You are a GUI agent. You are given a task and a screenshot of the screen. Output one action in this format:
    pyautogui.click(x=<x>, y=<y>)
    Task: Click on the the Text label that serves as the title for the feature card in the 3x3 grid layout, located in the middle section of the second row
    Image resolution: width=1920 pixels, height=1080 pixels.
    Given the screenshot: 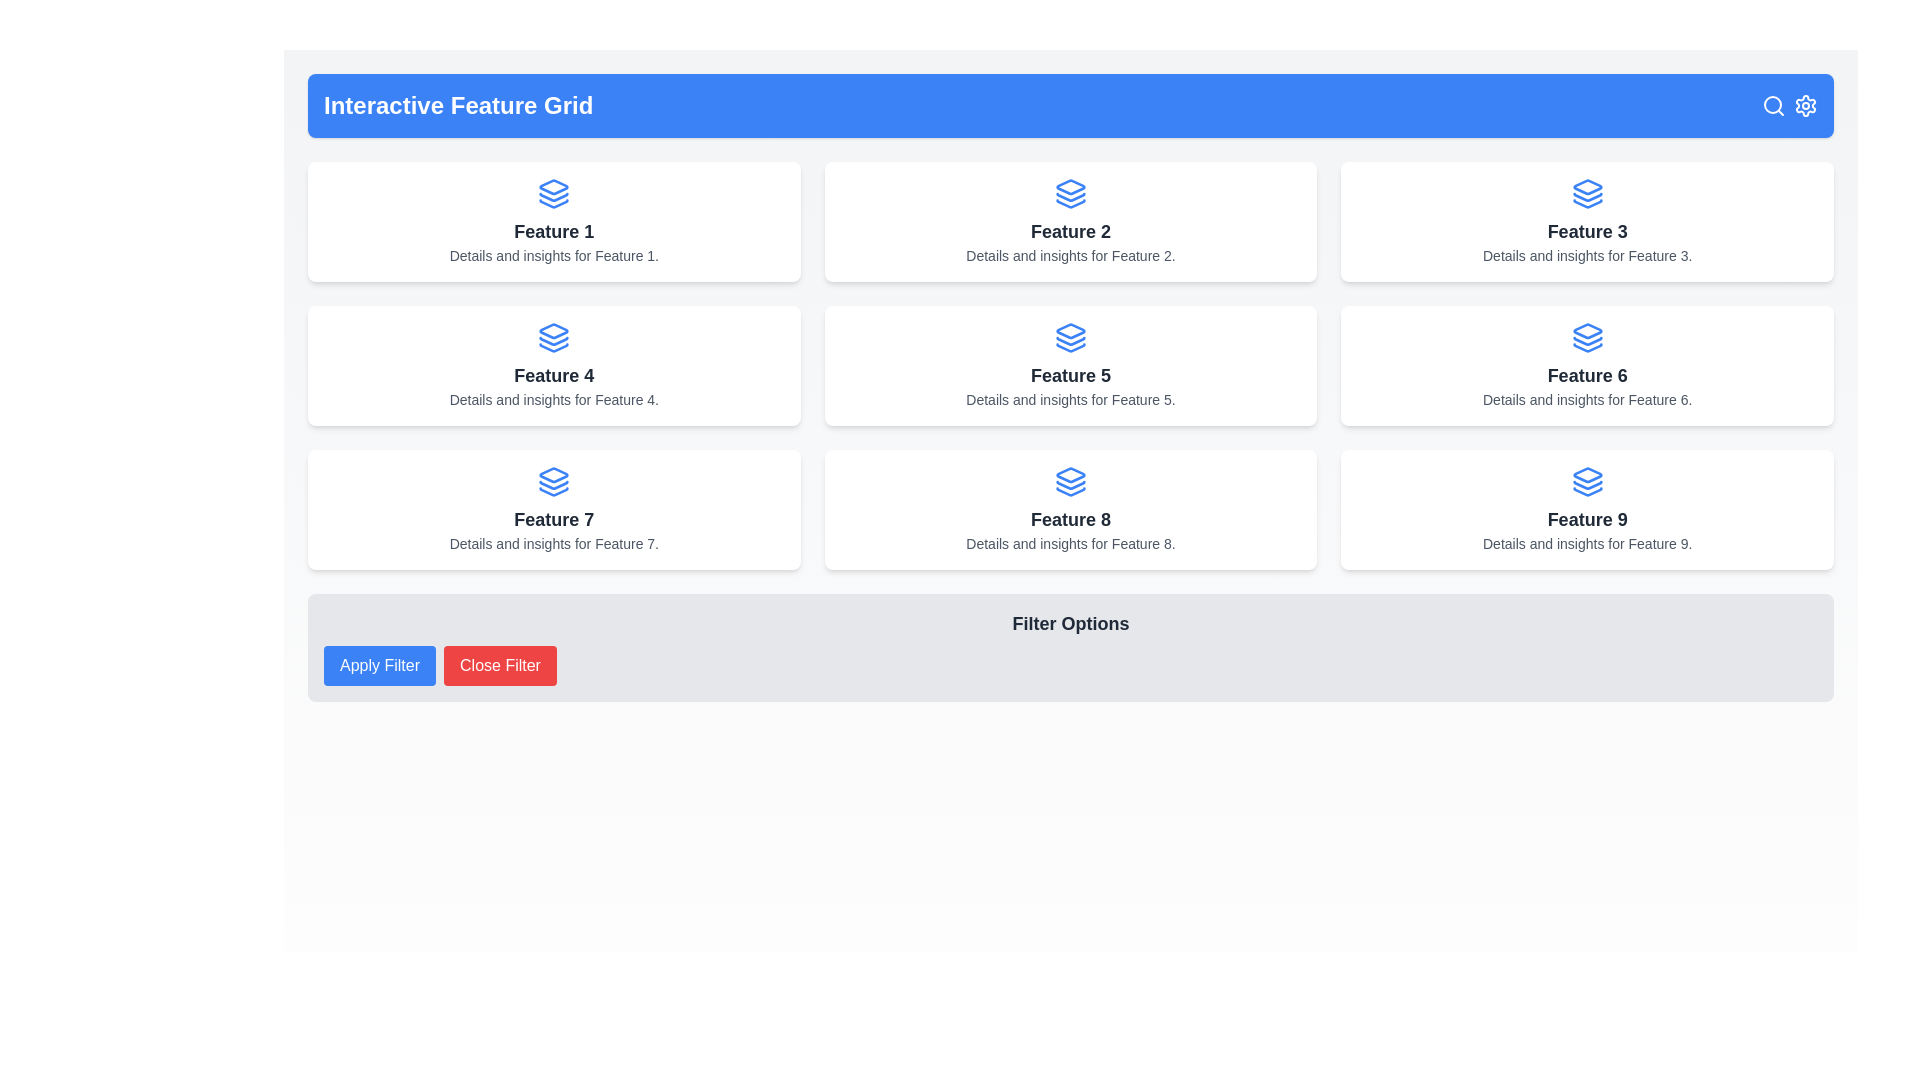 What is the action you would take?
    pyautogui.click(x=1586, y=230)
    